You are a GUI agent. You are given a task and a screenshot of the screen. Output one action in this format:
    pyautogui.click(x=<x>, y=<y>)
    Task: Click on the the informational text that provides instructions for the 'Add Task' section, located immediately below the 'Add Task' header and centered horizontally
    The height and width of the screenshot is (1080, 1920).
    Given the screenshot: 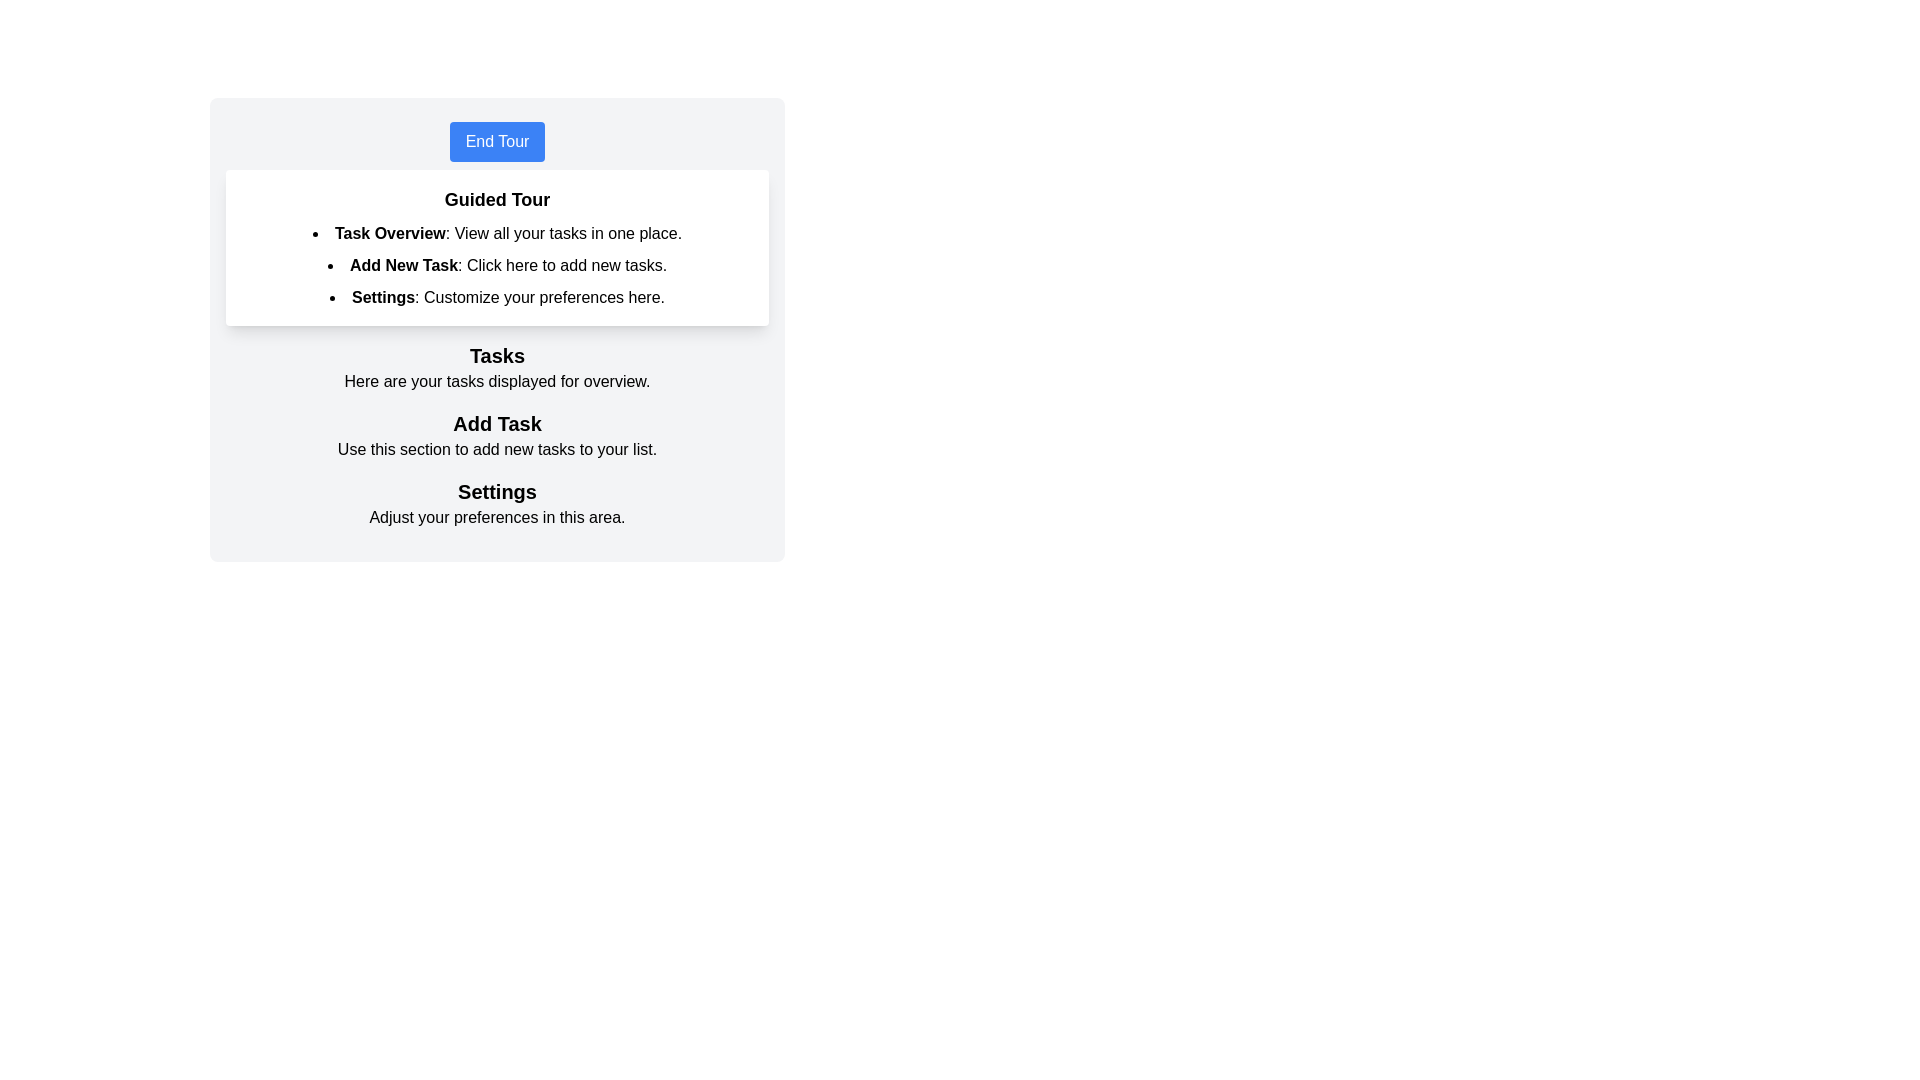 What is the action you would take?
    pyautogui.click(x=497, y=450)
    